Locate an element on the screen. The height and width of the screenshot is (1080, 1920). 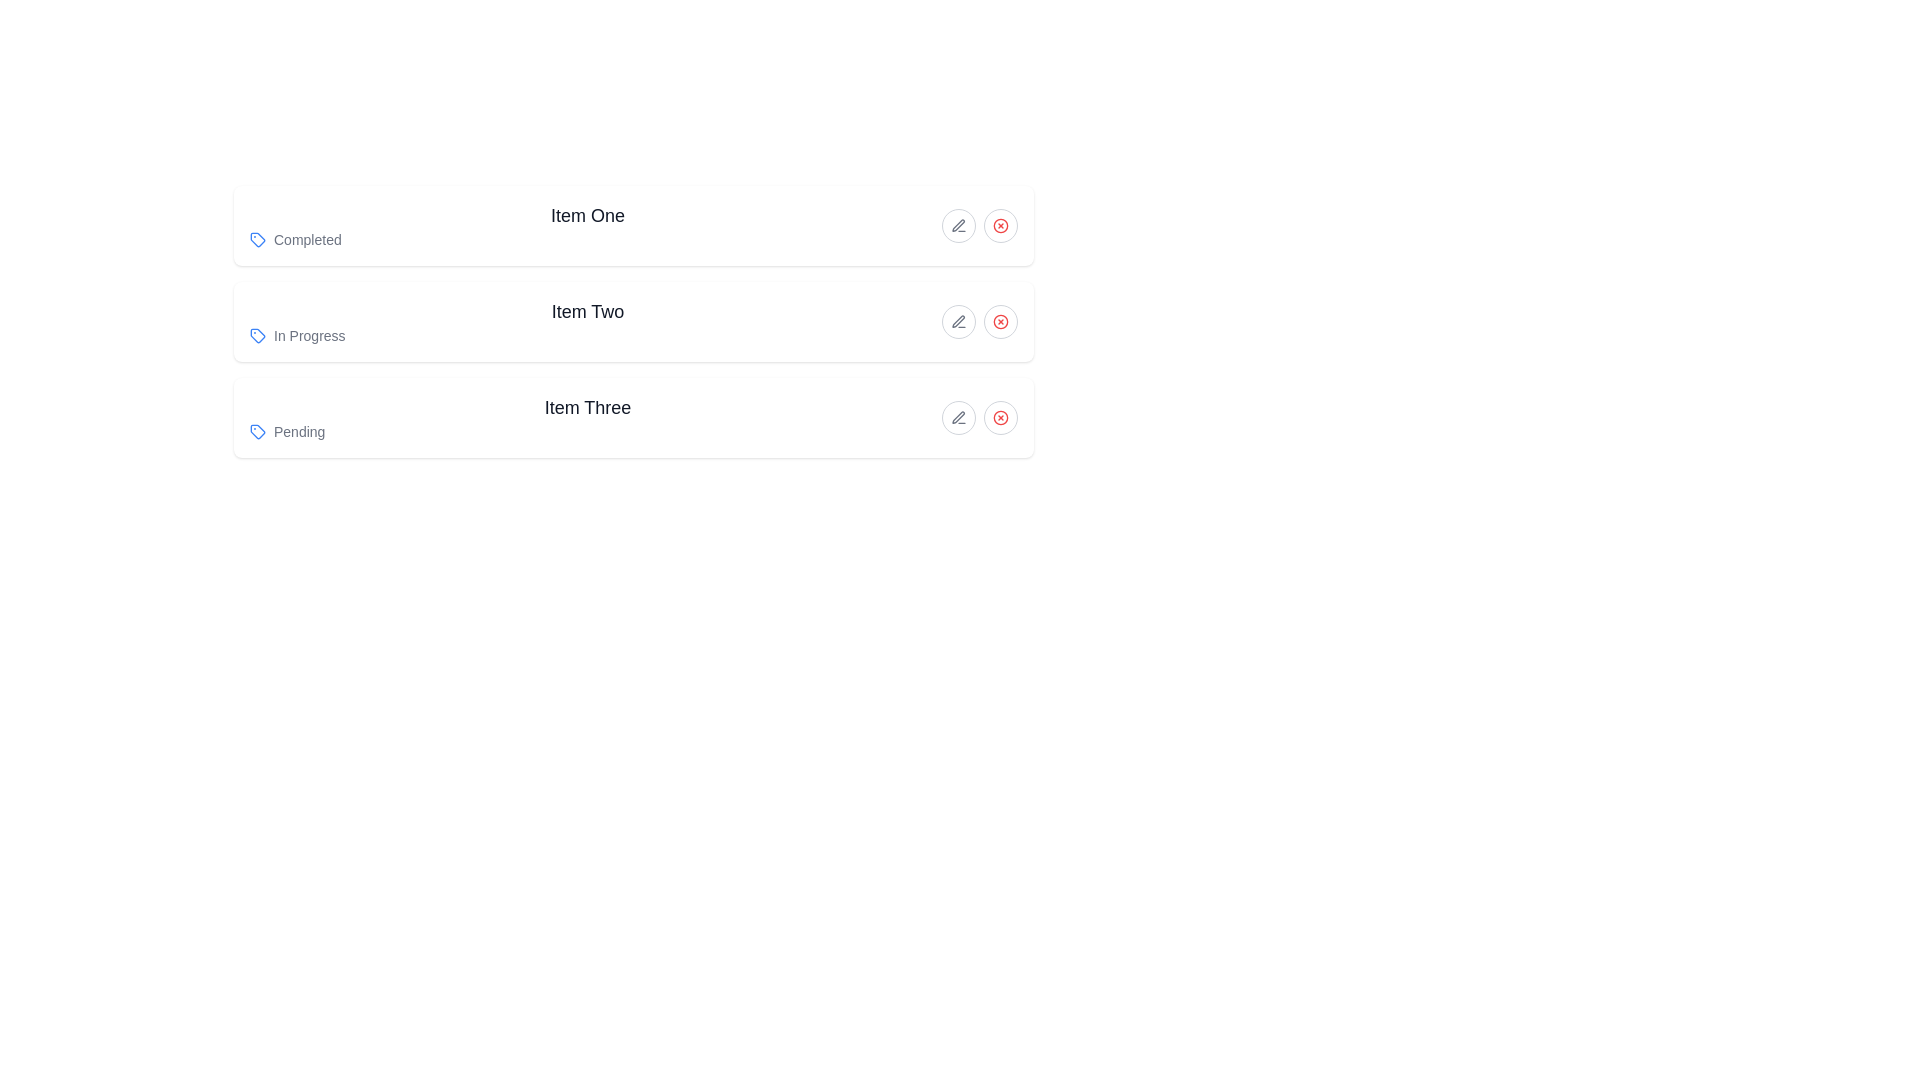
the tag-shaped icon with a blue stroke located to the left of the labels 'Completed', 'In Progress', or 'Pending' for items labeled as 'Item One', 'Item Two', and 'Item Three' is located at coordinates (257, 334).